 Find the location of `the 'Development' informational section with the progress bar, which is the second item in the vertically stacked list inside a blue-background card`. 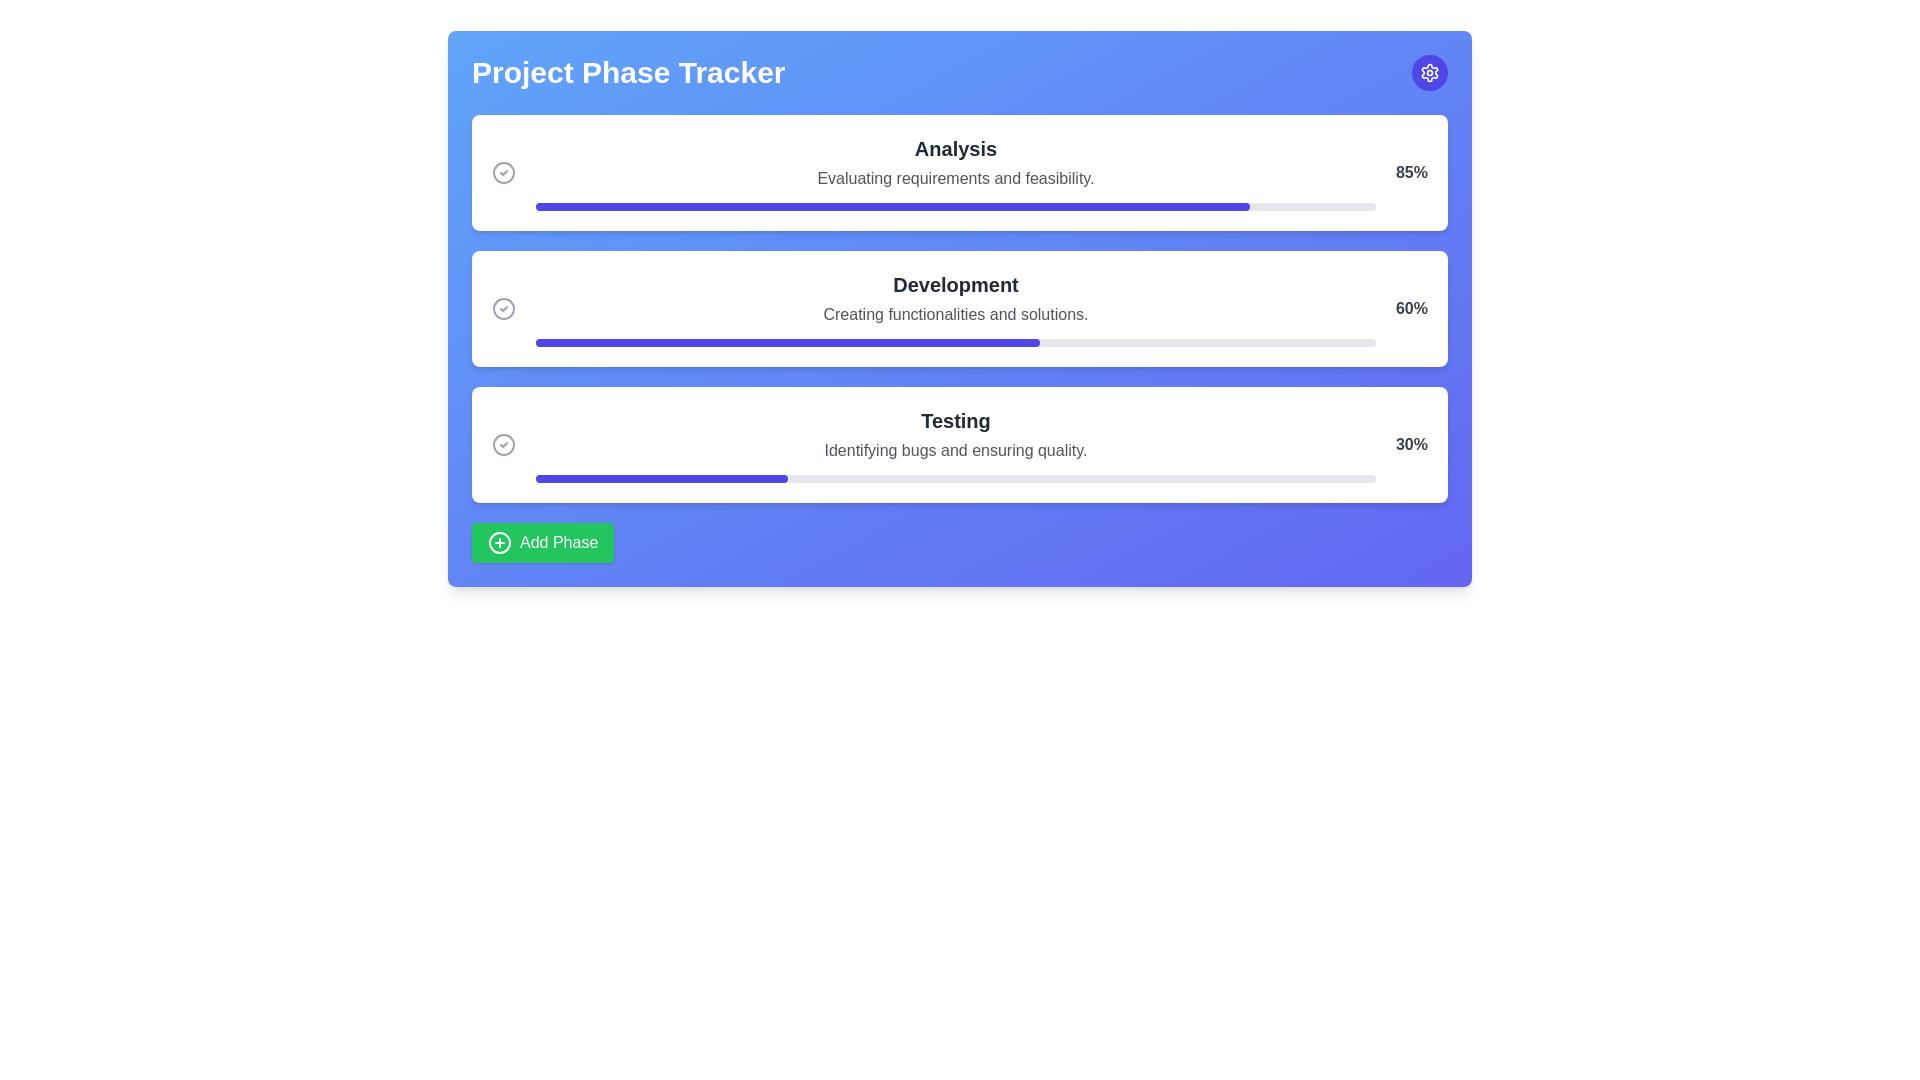

the 'Development' informational section with the progress bar, which is the second item in the vertically stacked list inside a blue-background card is located at coordinates (954, 308).